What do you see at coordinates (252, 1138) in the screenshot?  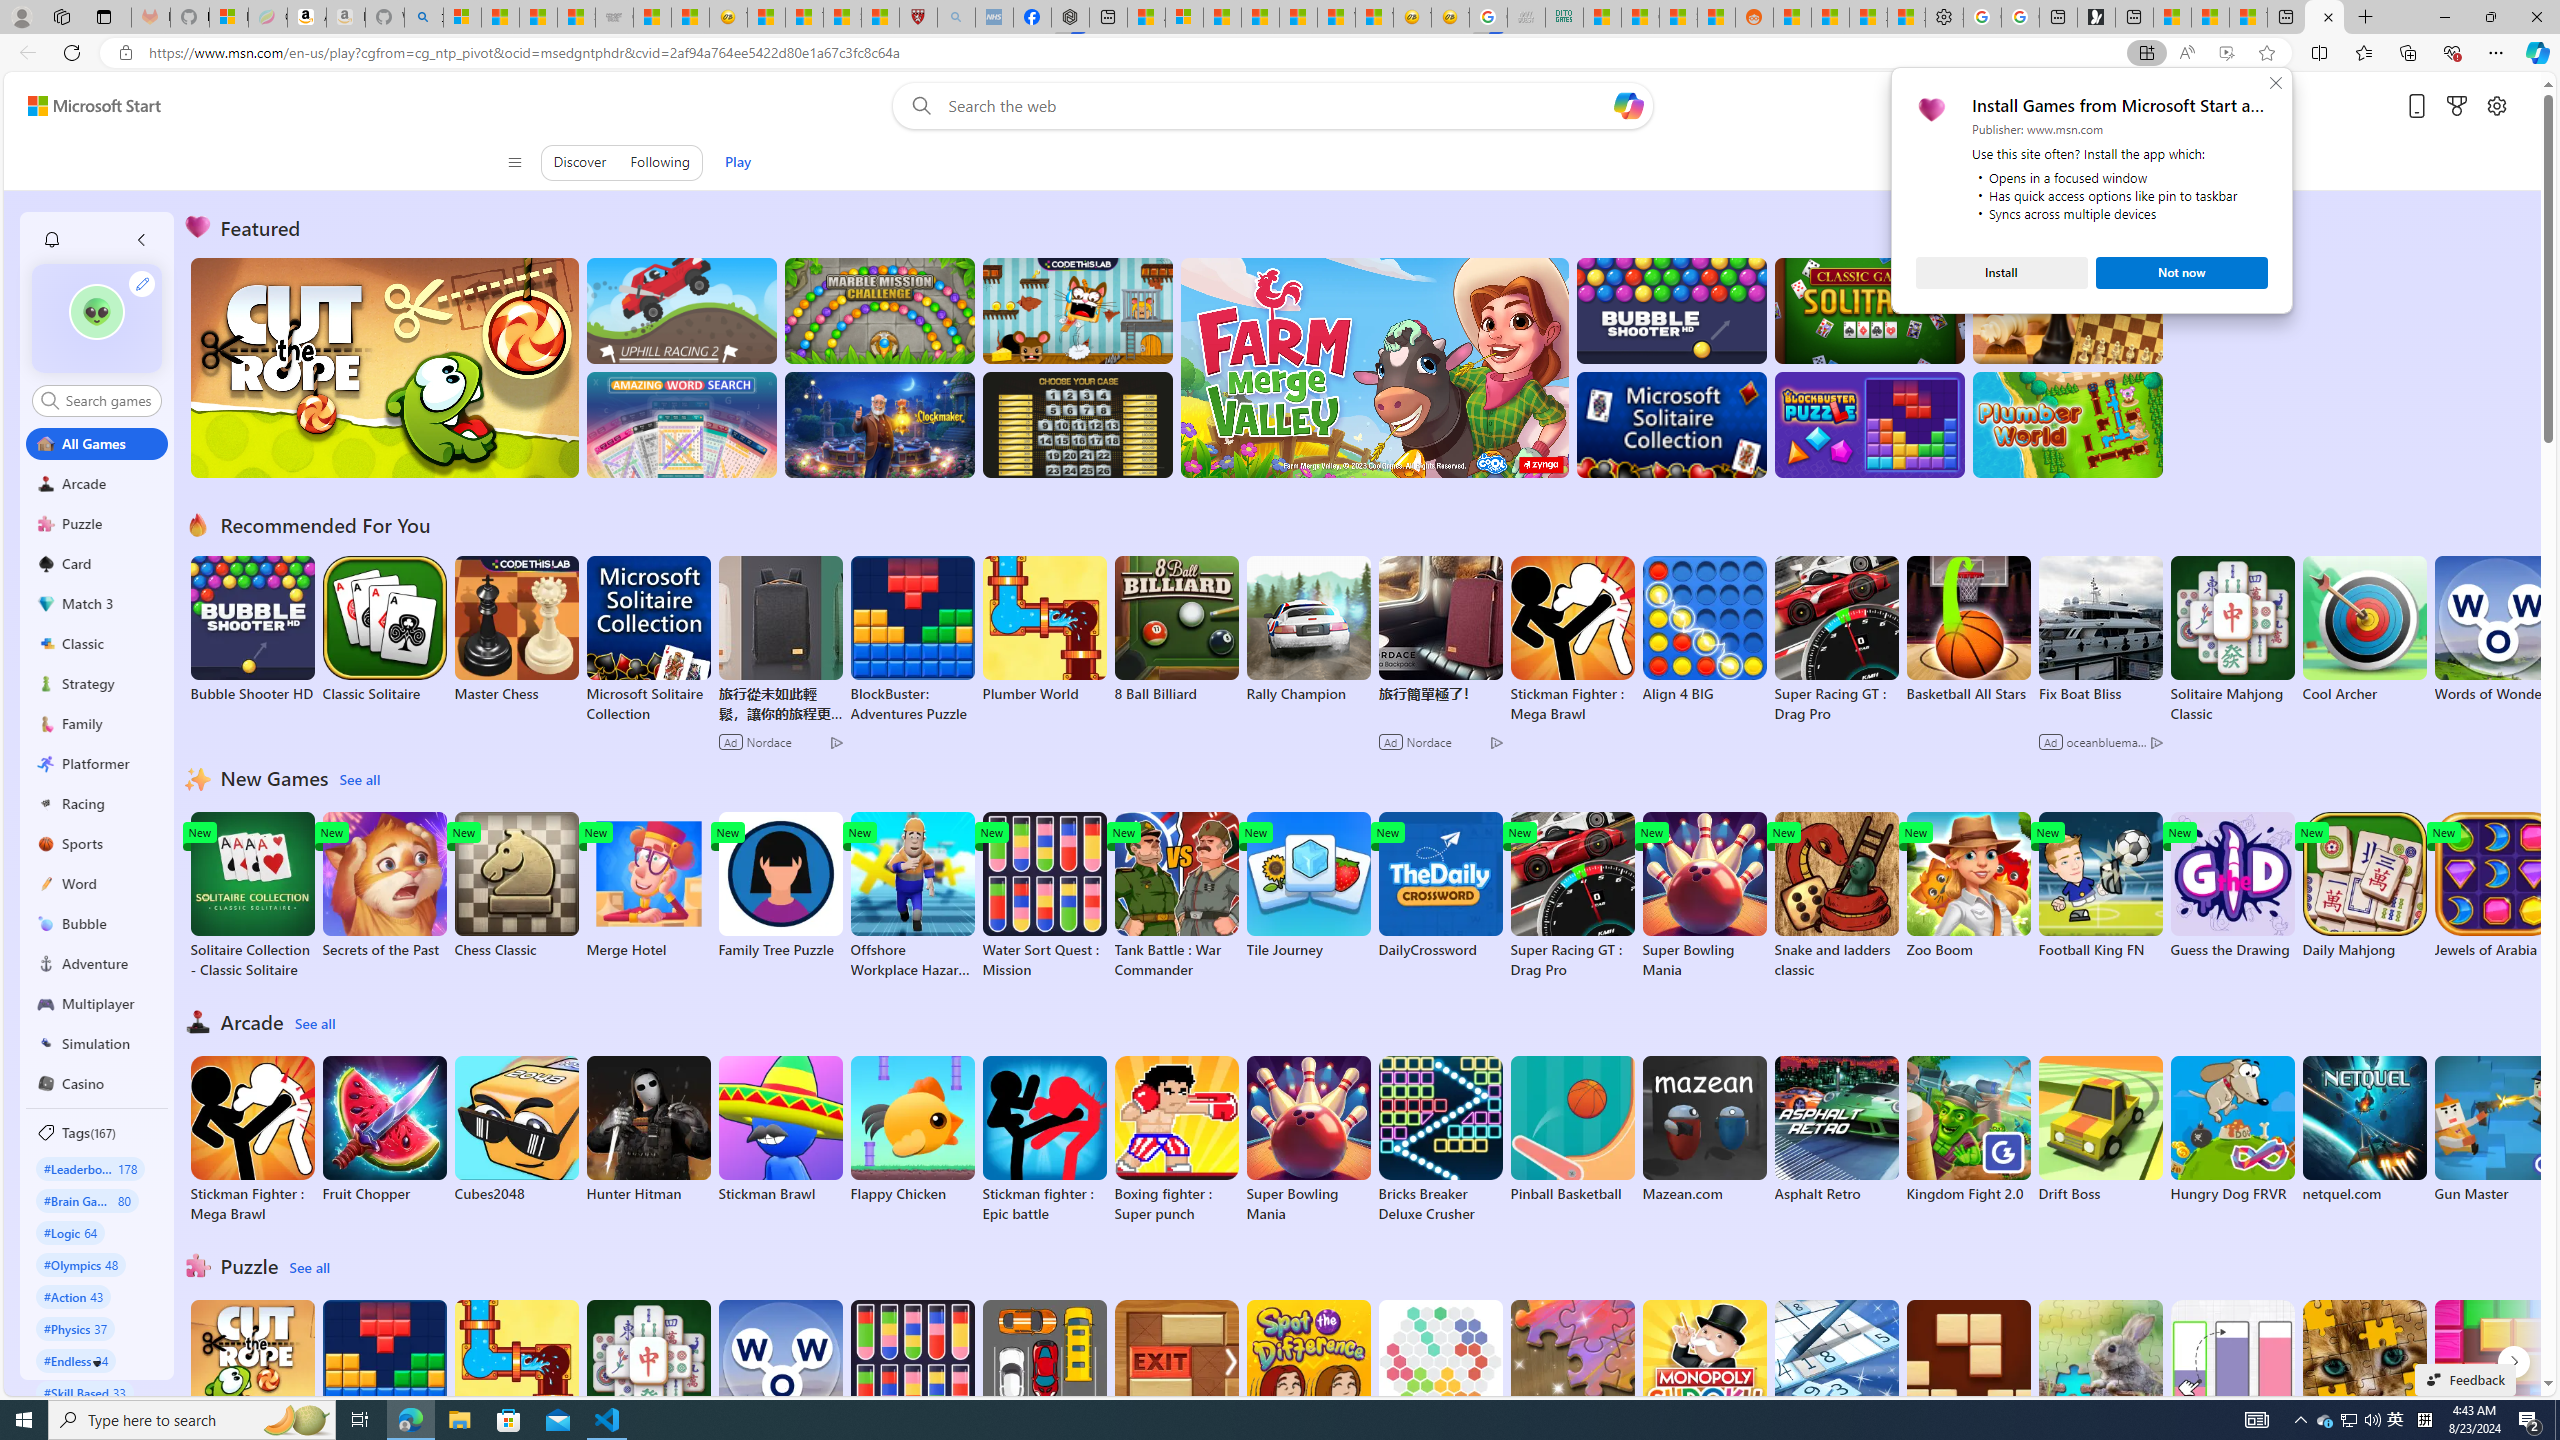 I see `'Stickman Fighter : Mega Brawl'` at bounding box center [252, 1138].